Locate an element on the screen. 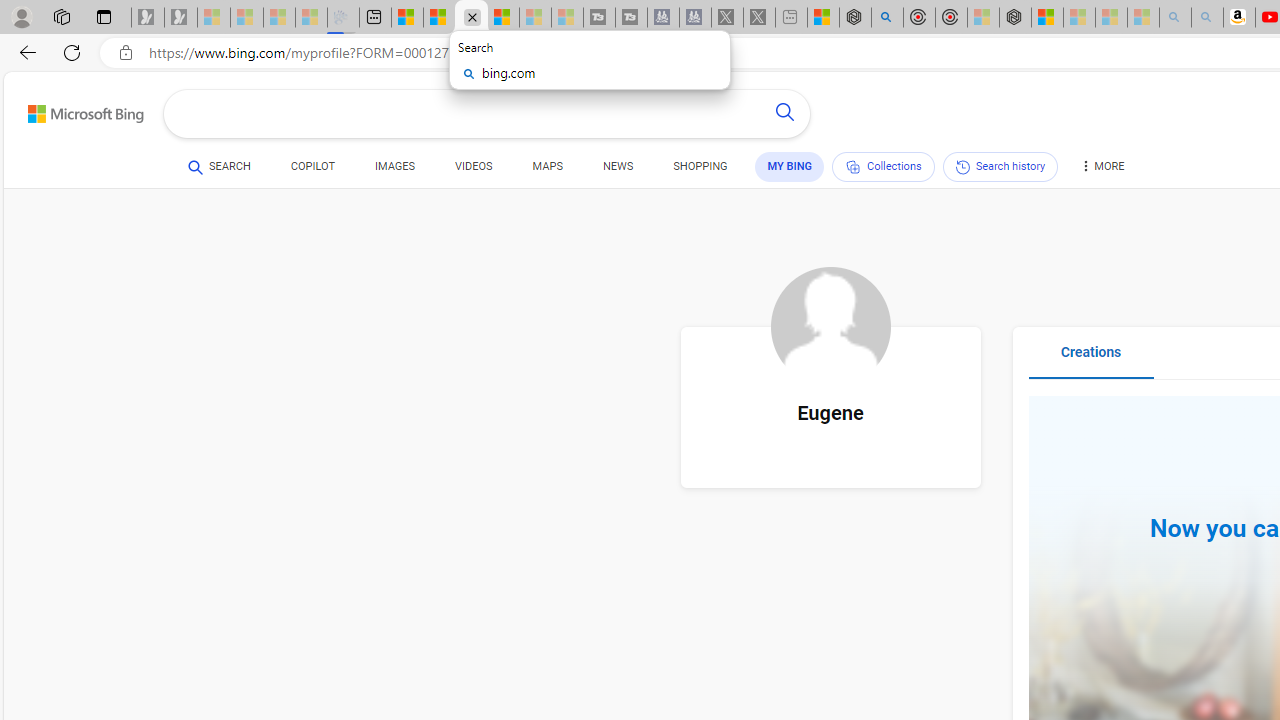 The width and height of the screenshot is (1280, 720). 'Amazon Echo Dot PNG - Search Images - Sleeping' is located at coordinates (1206, 17).